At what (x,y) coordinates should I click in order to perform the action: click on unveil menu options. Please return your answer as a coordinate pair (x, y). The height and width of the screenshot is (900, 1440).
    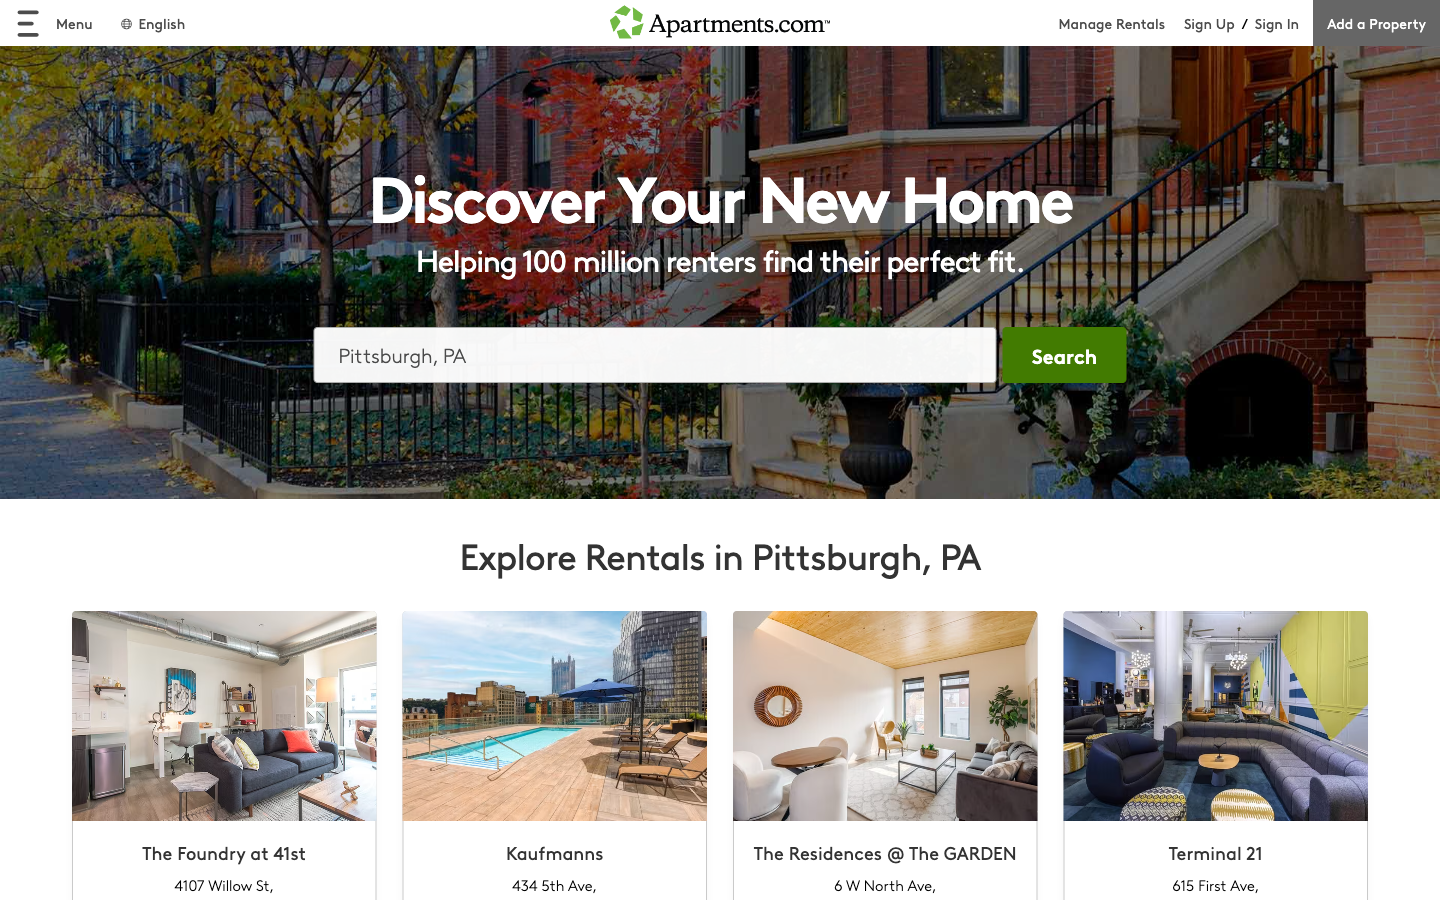
    Looking at the image, I should click on (53, 22).